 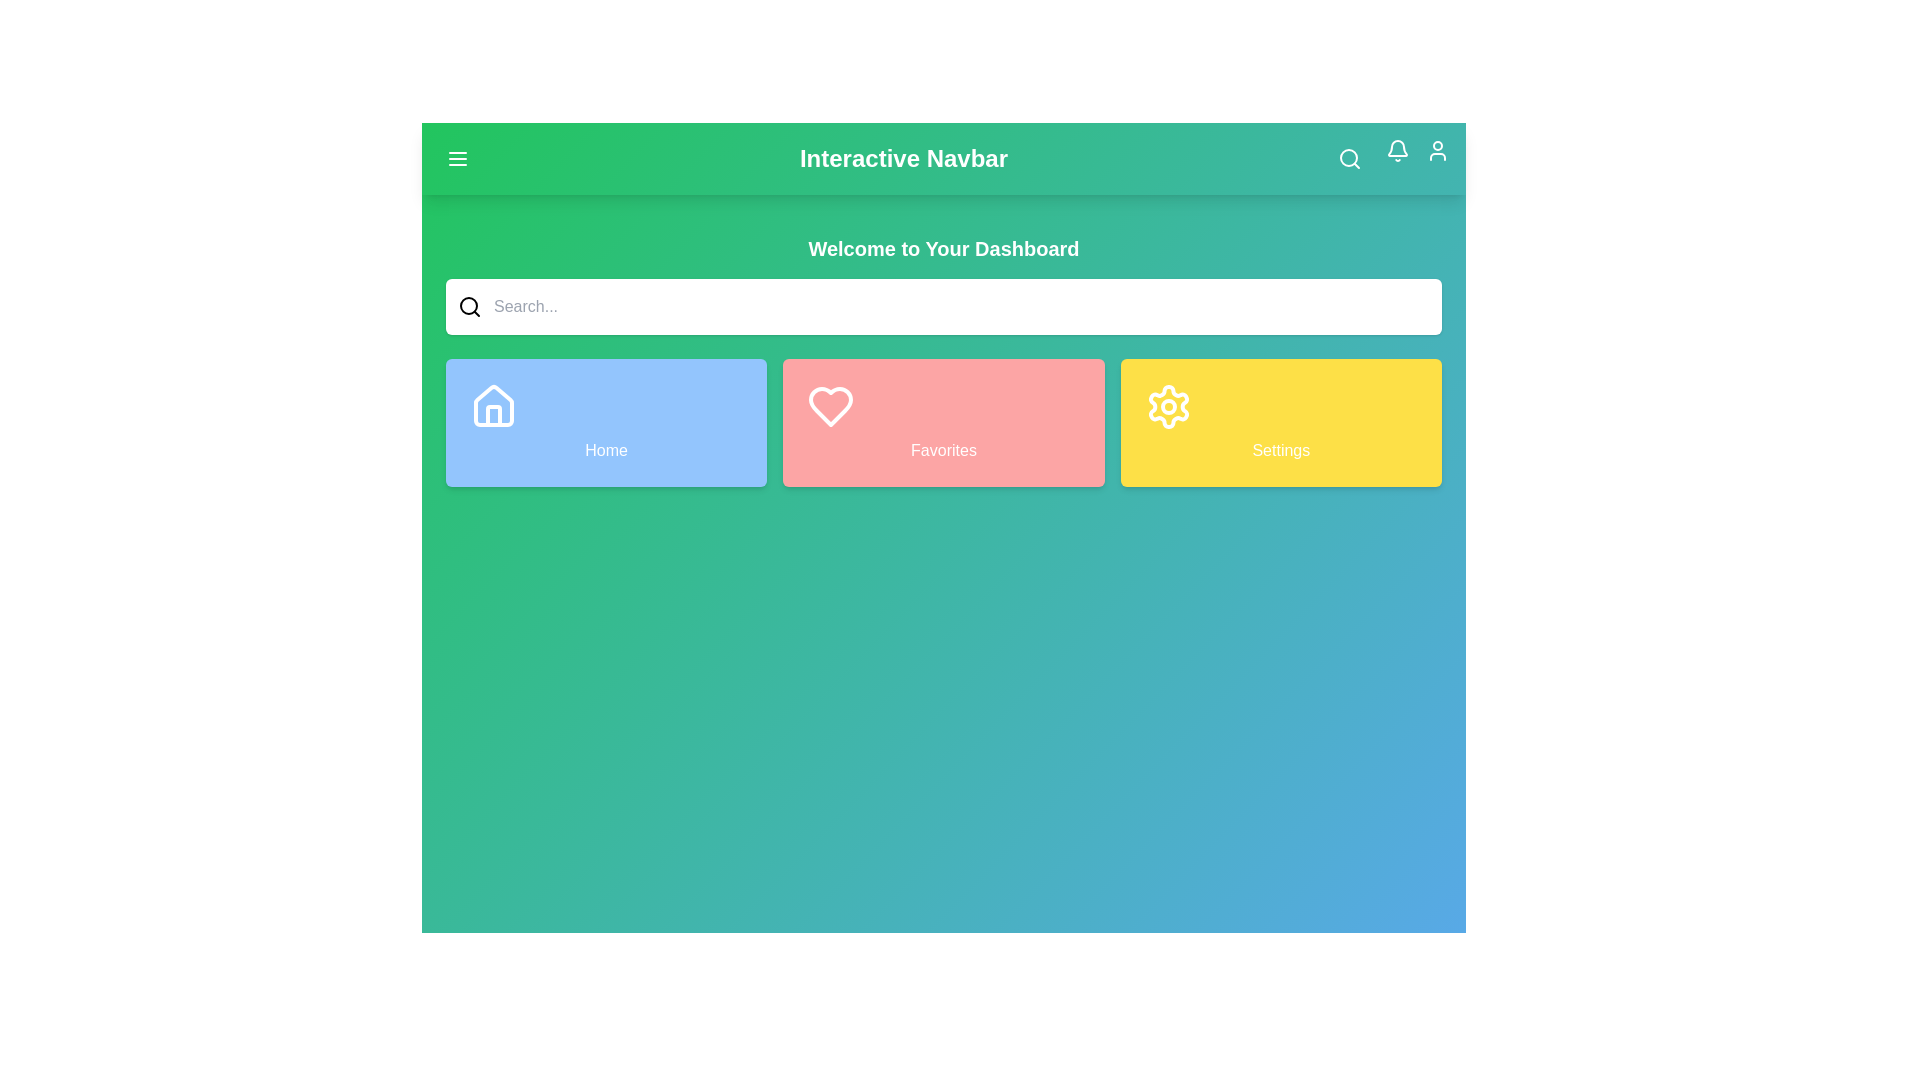 What do you see at coordinates (604, 422) in the screenshot?
I see `the 'Home' card` at bounding box center [604, 422].